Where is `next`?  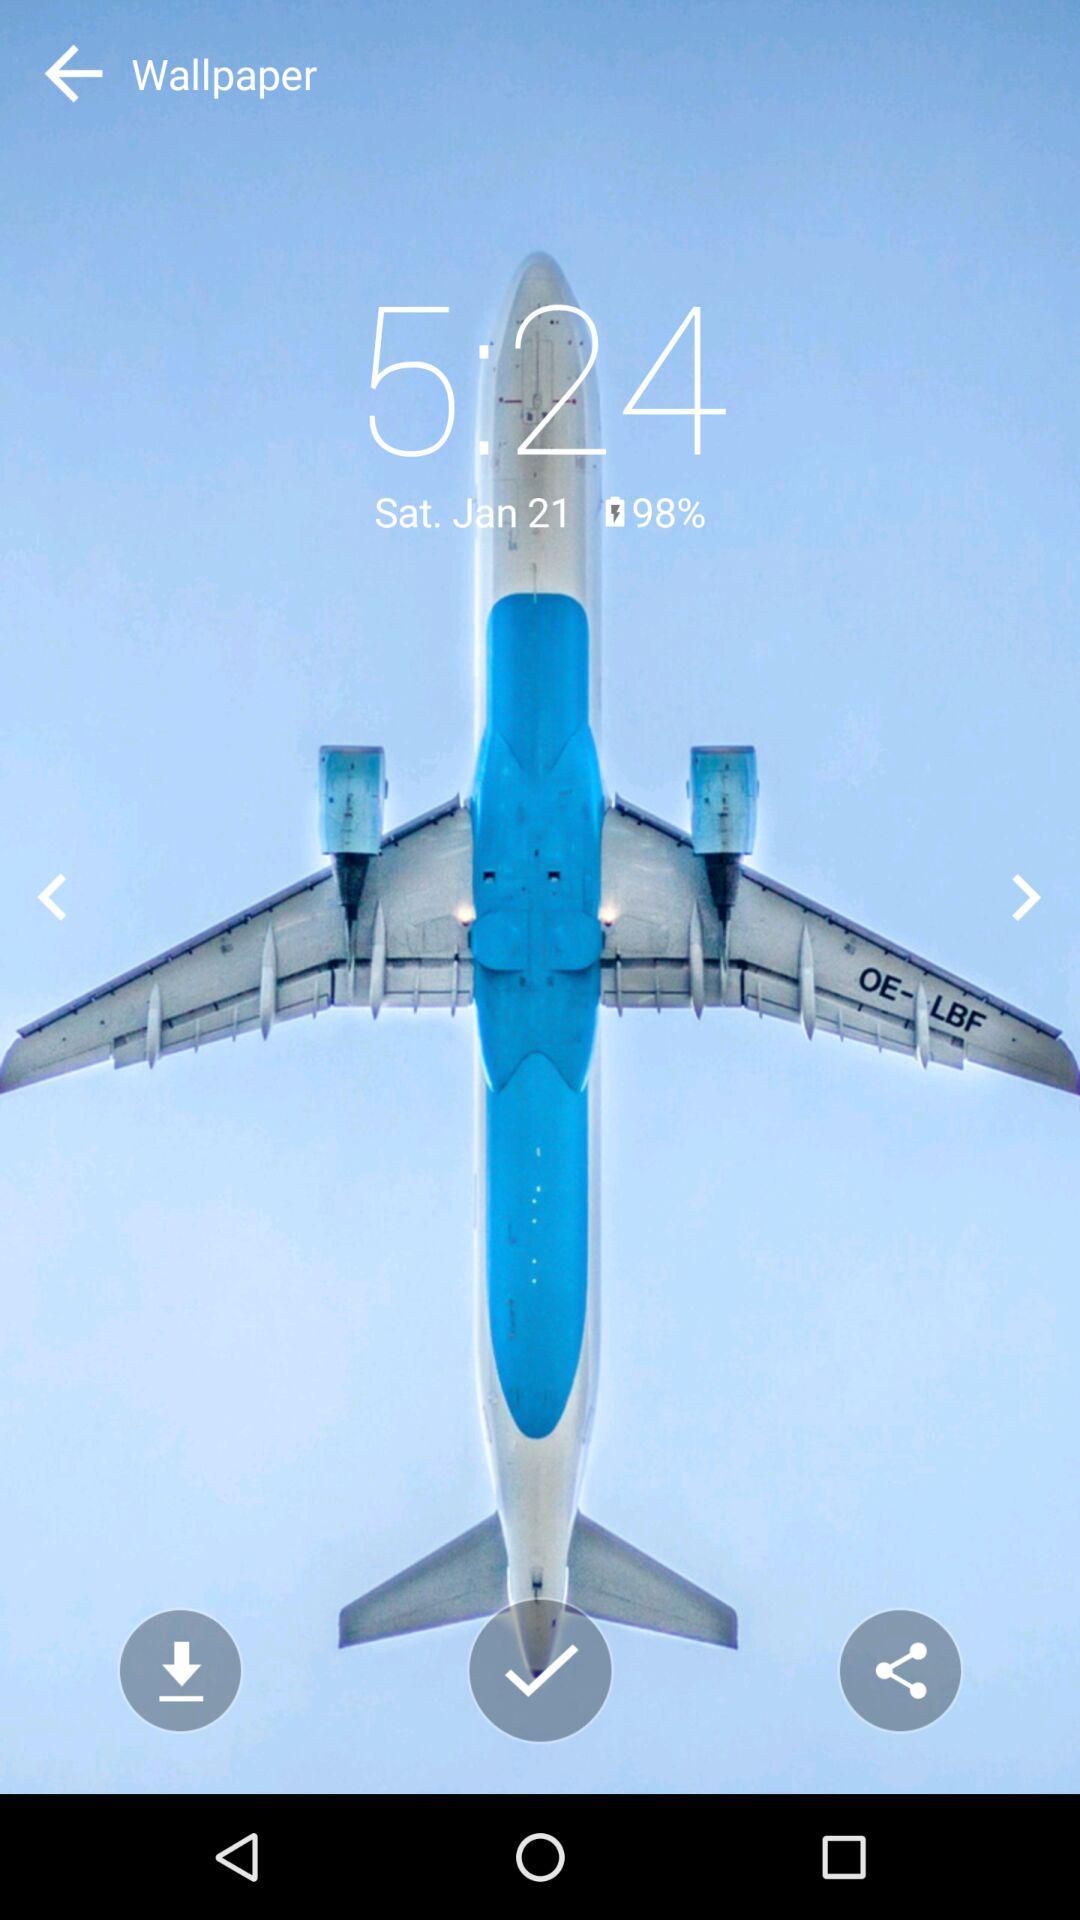 next is located at coordinates (1027, 896).